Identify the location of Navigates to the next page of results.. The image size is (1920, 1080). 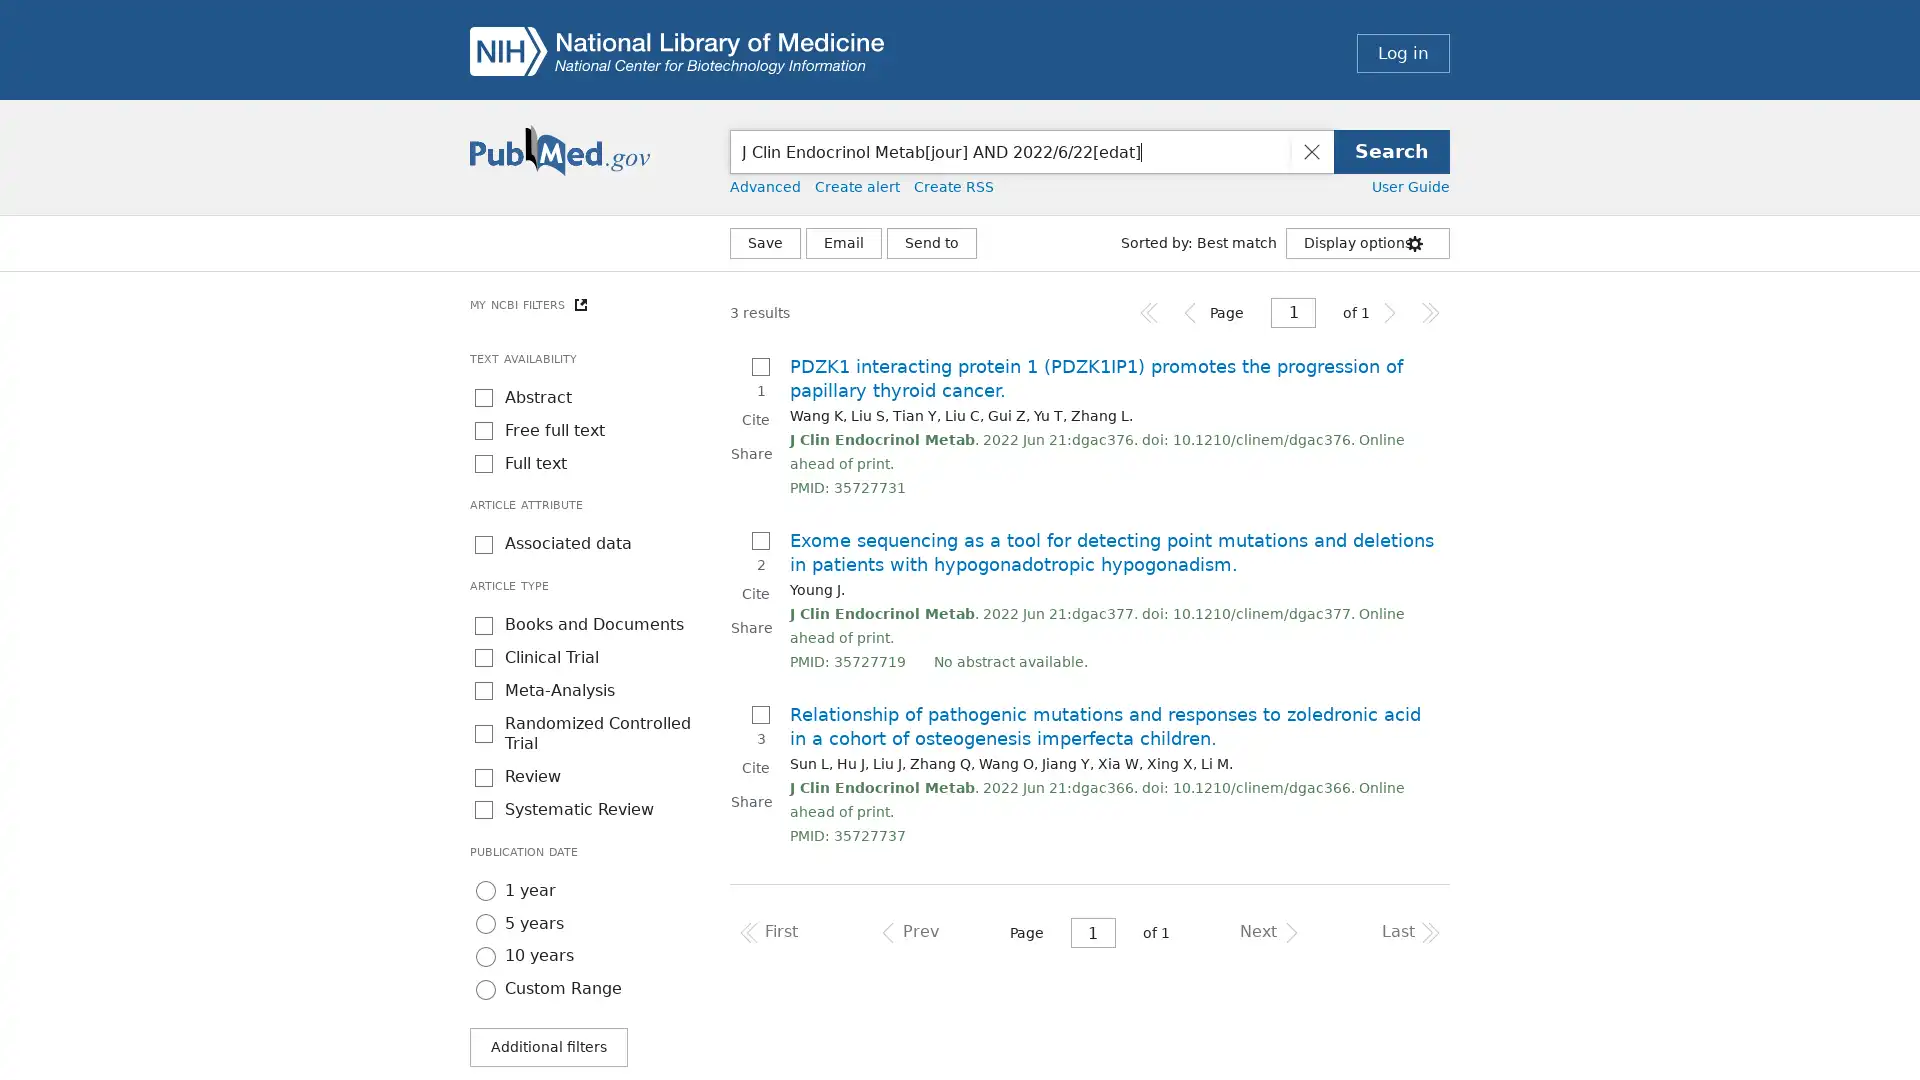
(1389, 312).